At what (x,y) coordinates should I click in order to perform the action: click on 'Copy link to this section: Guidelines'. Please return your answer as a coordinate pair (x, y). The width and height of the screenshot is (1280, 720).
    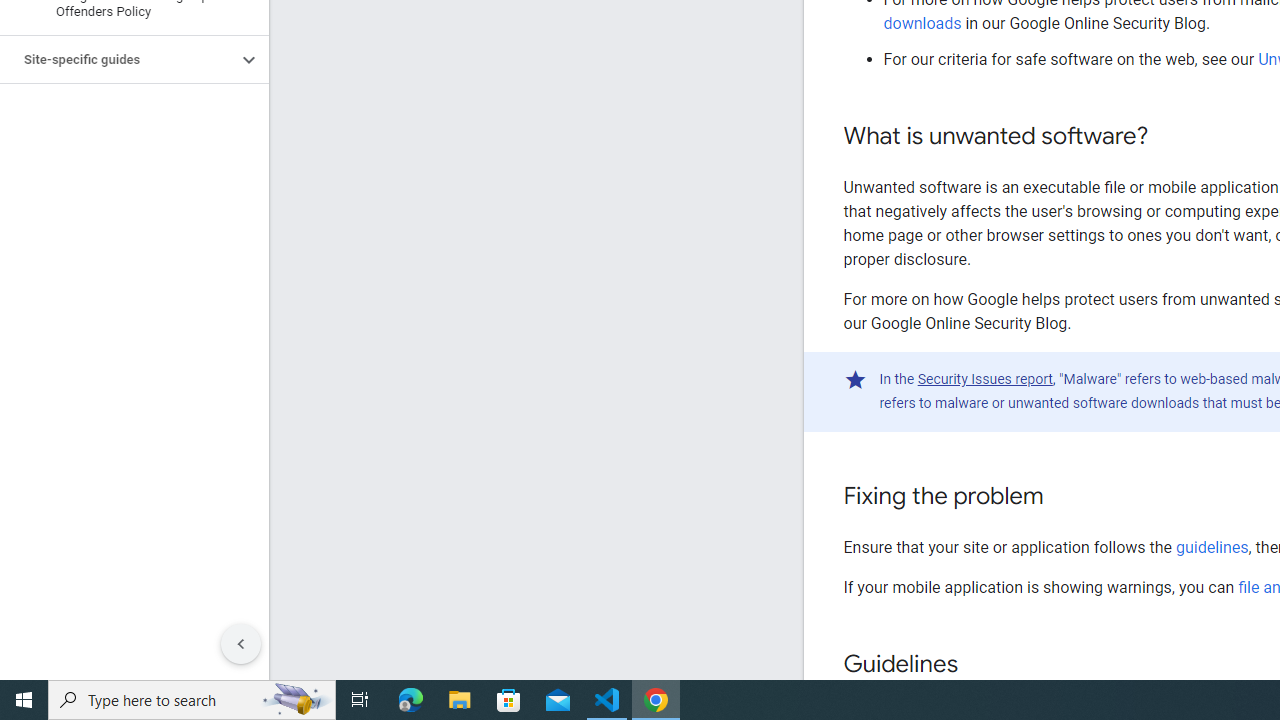
    Looking at the image, I should click on (977, 665).